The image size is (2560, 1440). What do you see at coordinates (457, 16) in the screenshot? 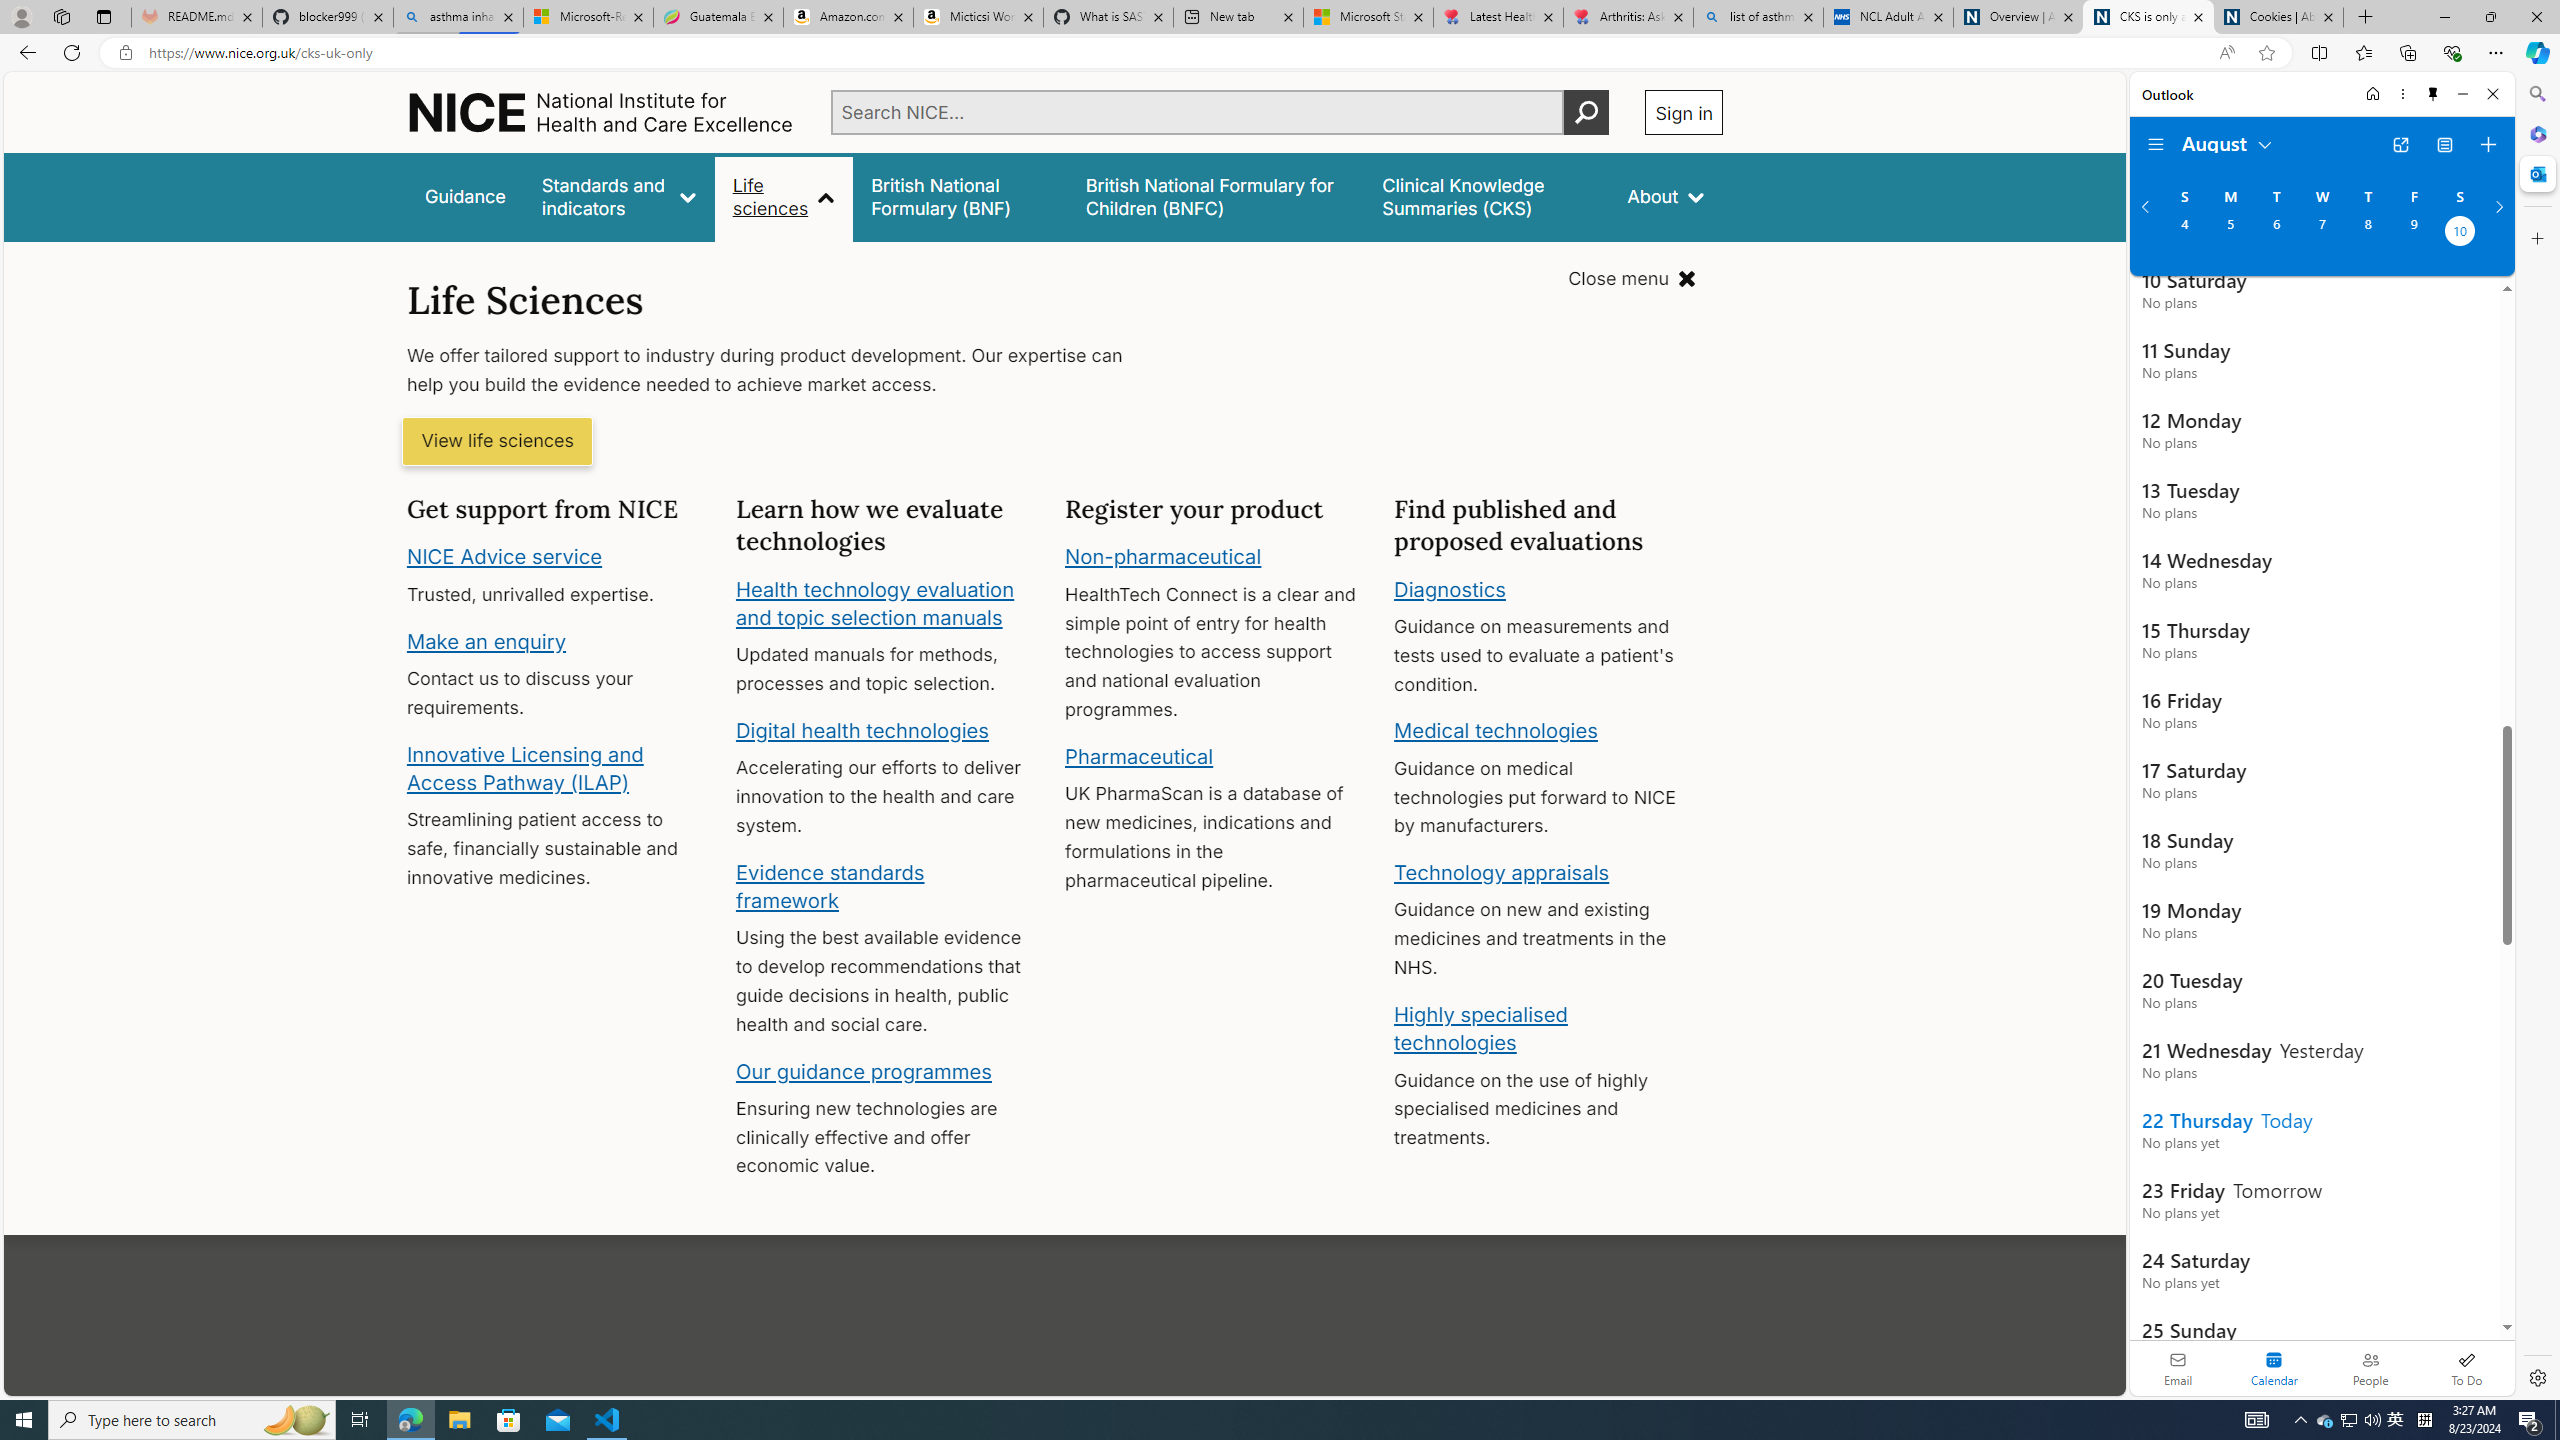
I see `'asthma inhaler - Search'` at bounding box center [457, 16].